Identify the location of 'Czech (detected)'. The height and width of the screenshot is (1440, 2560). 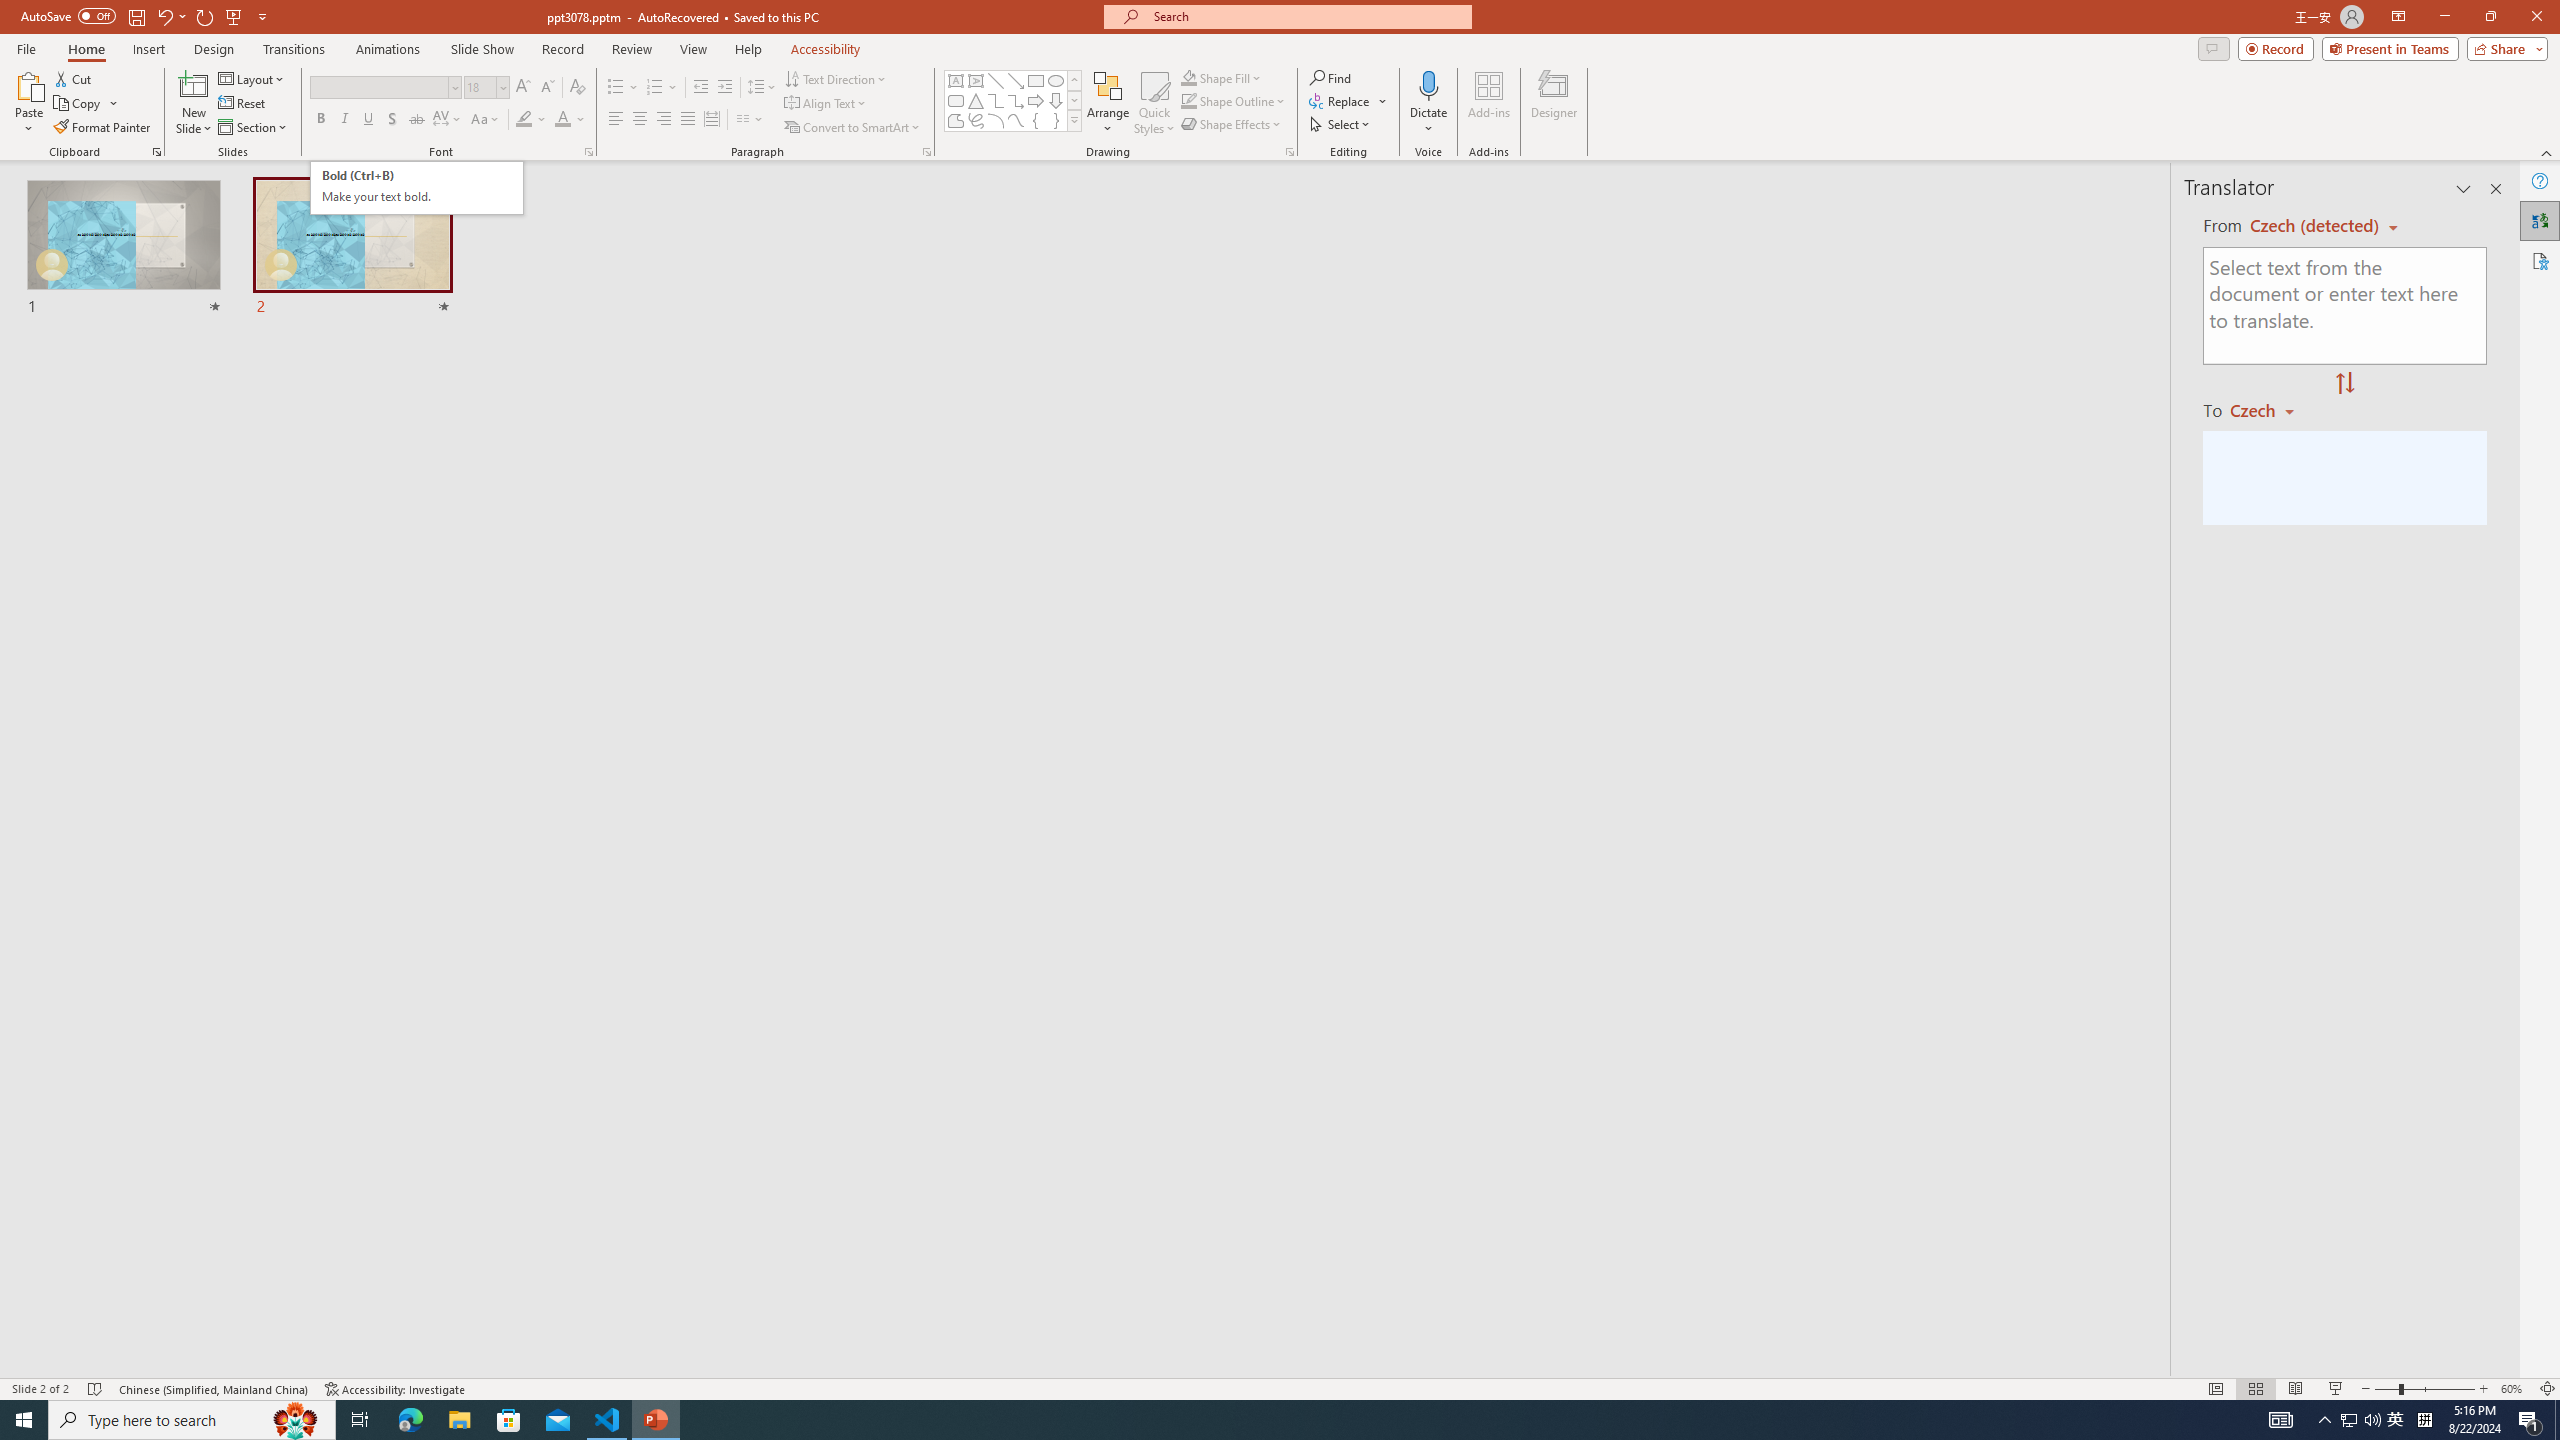
(2315, 225).